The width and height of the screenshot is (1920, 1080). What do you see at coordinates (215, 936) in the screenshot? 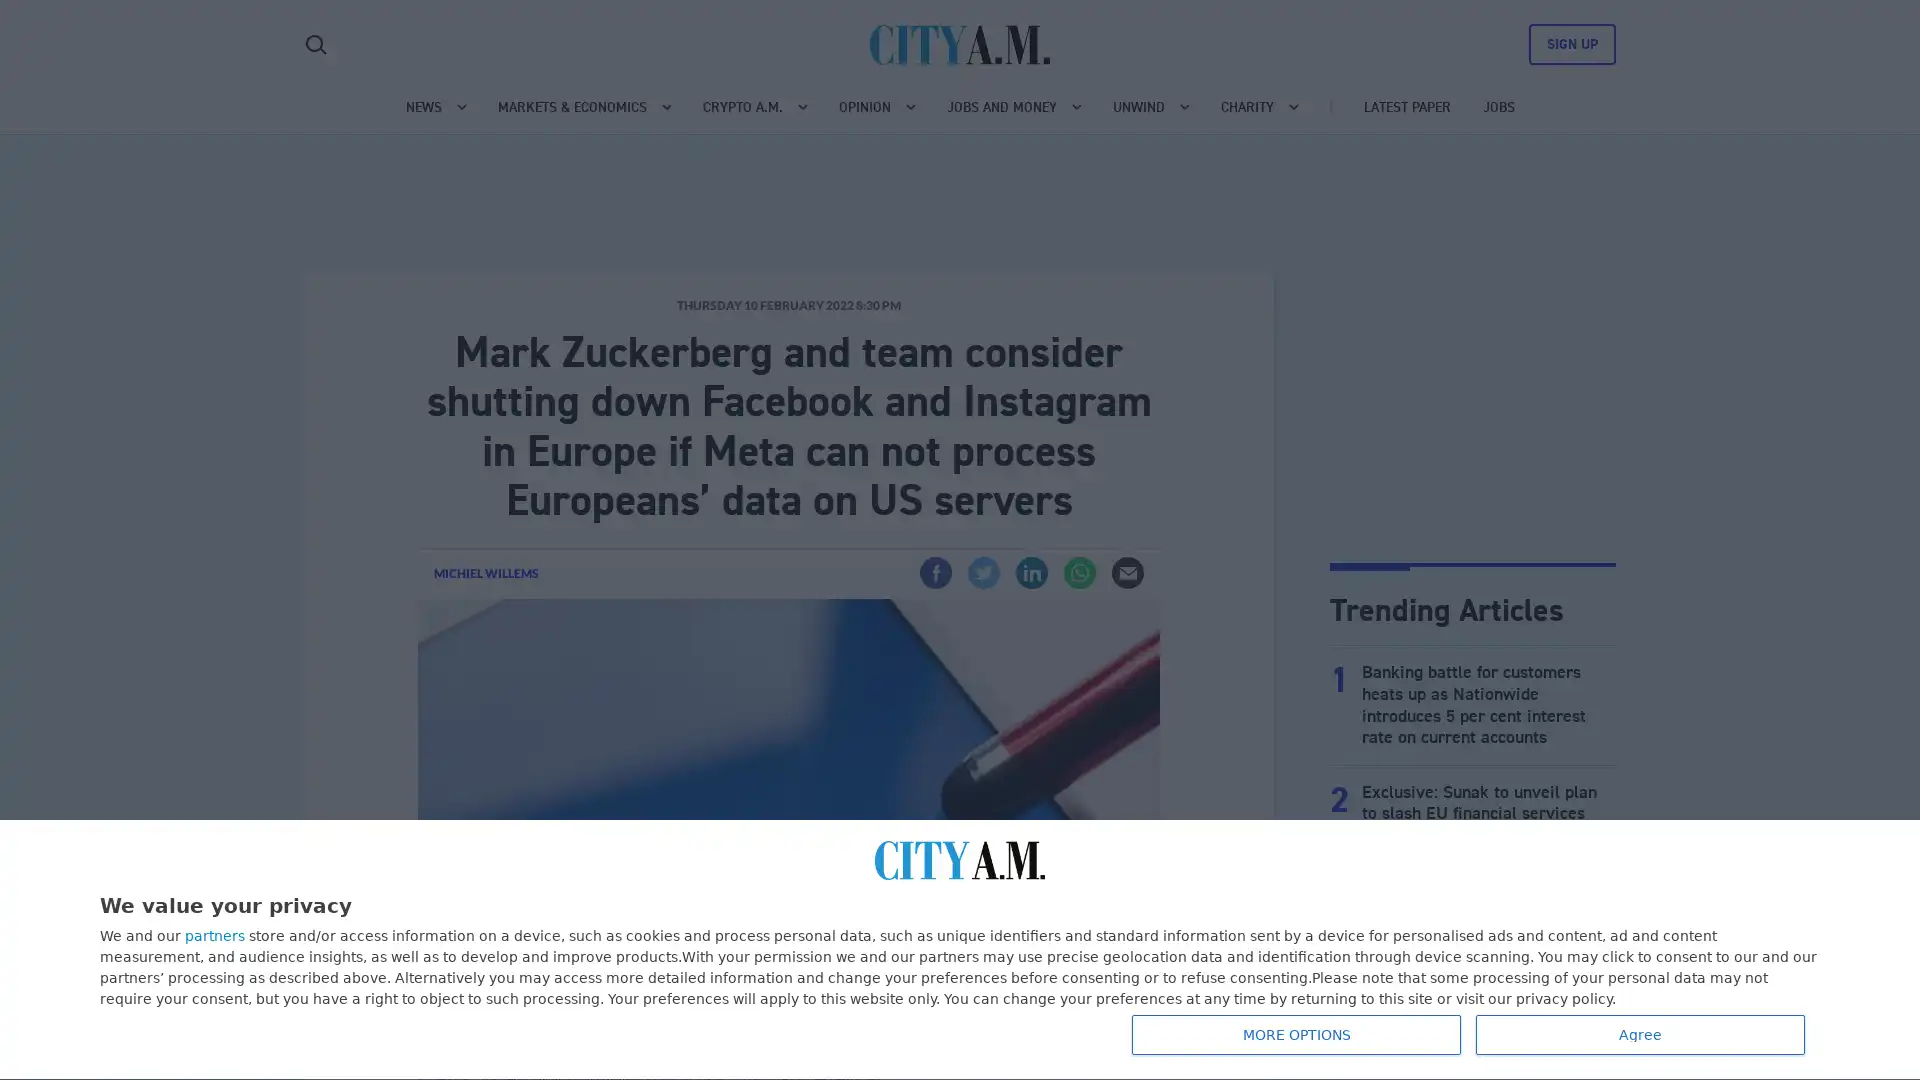
I see `partners` at bounding box center [215, 936].